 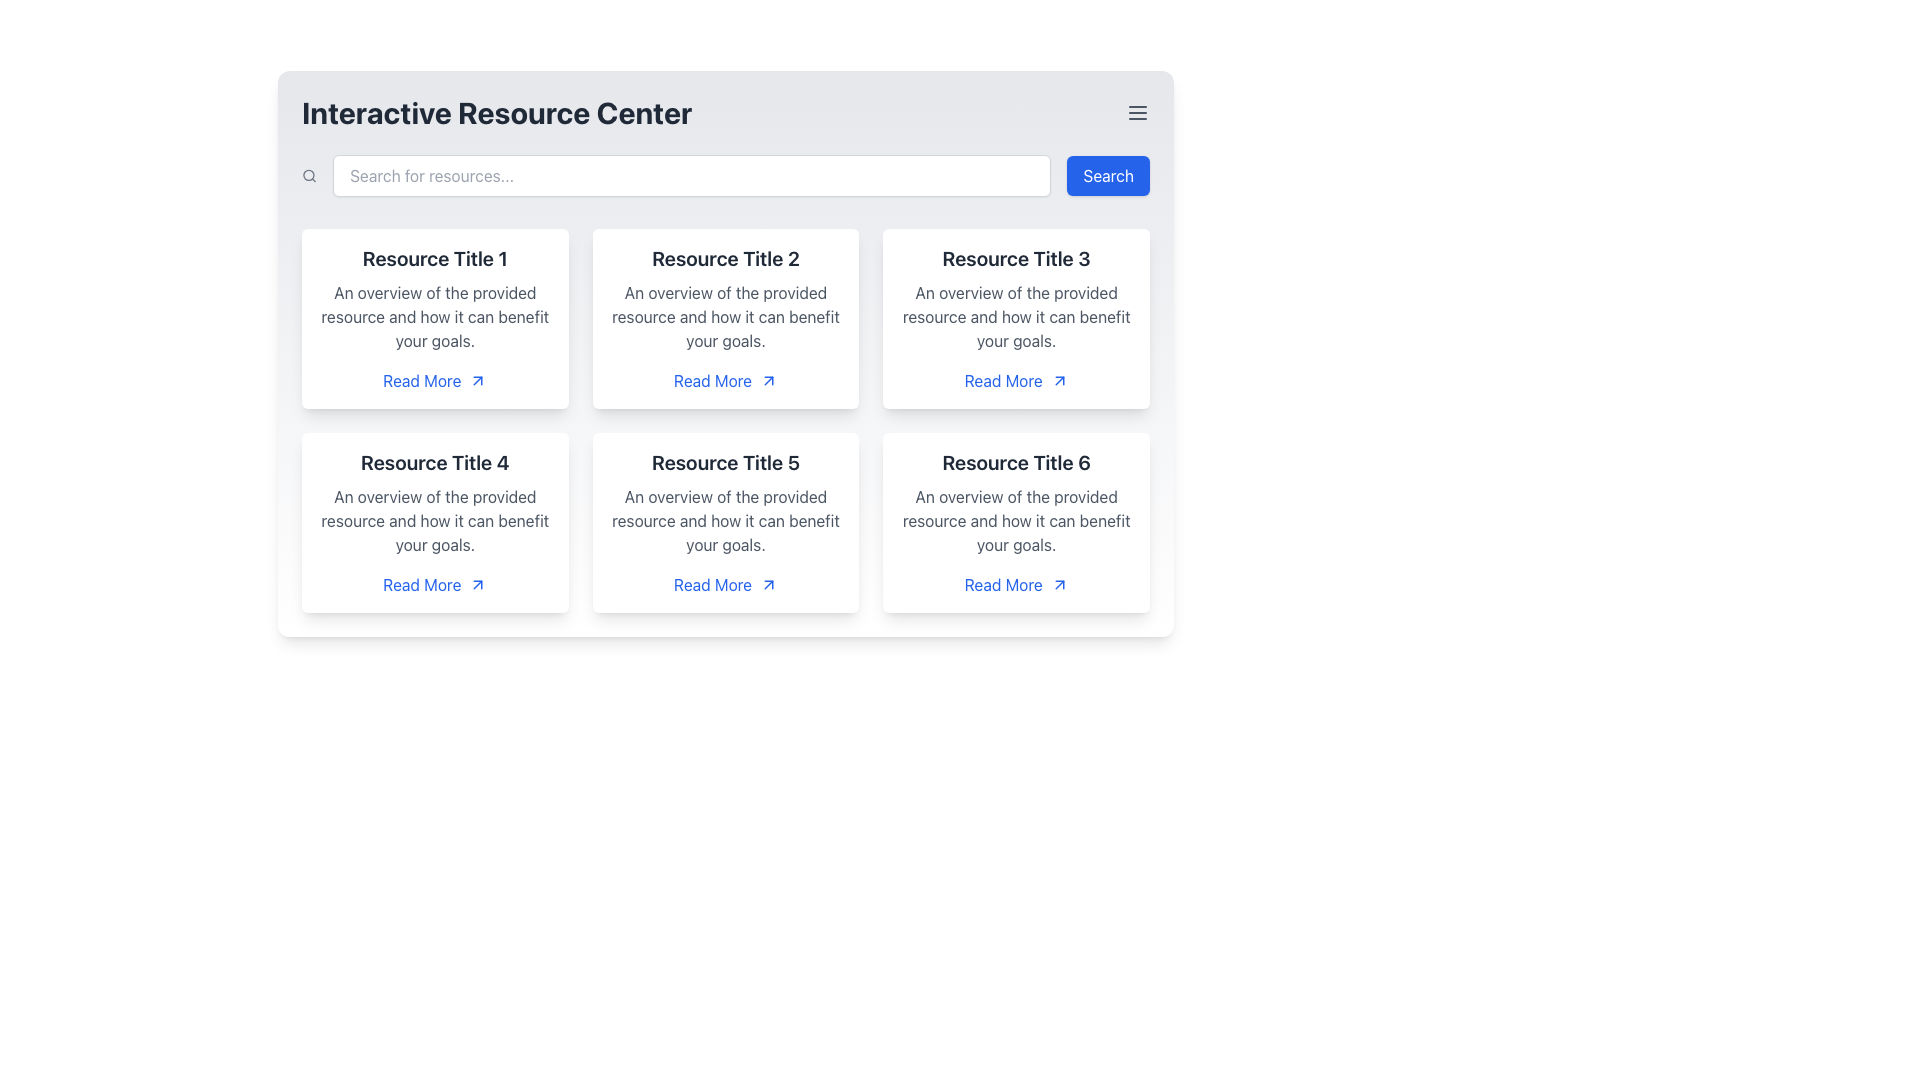 What do you see at coordinates (1058, 585) in the screenshot?
I see `the upward-right oriented blue stroke arrow icon at the end of the 'Read More' hyperlink in the sixth resource card's second row` at bounding box center [1058, 585].